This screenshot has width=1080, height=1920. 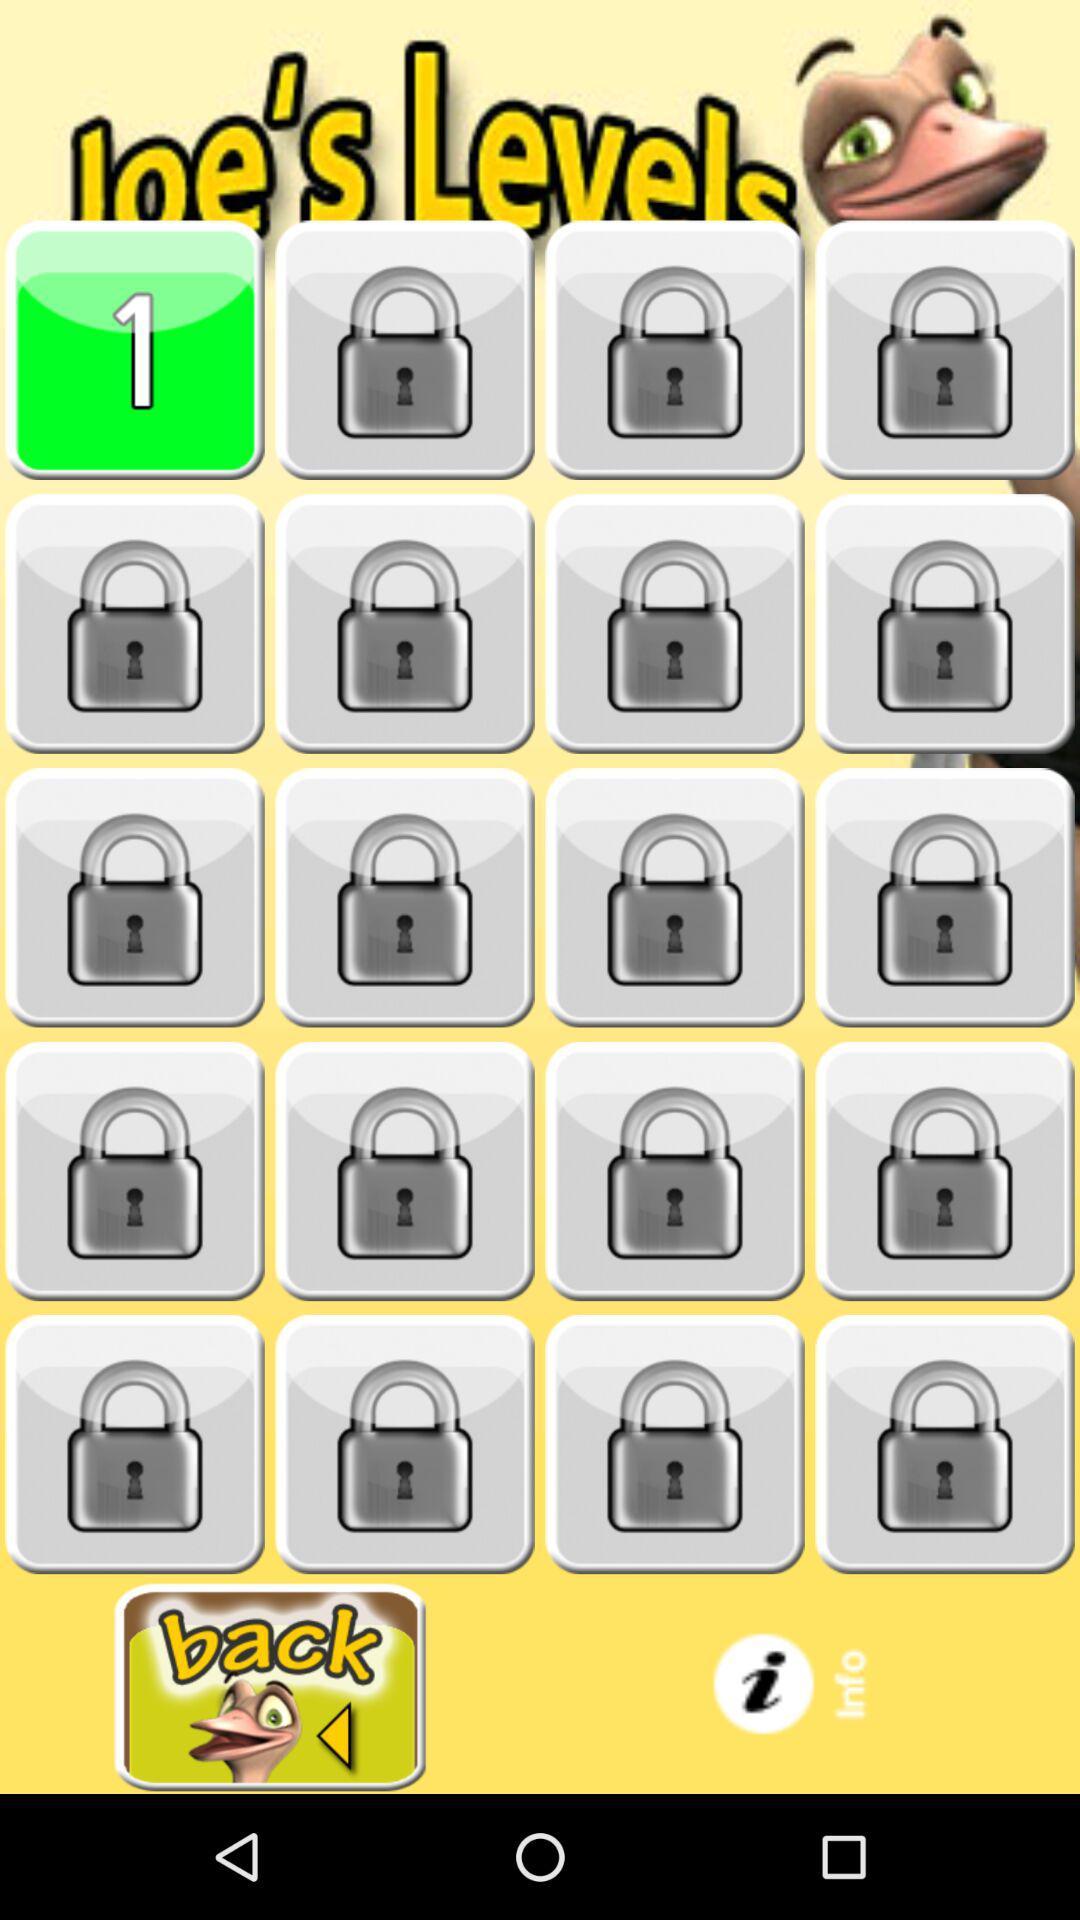 I want to click on locked level, so click(x=405, y=897).